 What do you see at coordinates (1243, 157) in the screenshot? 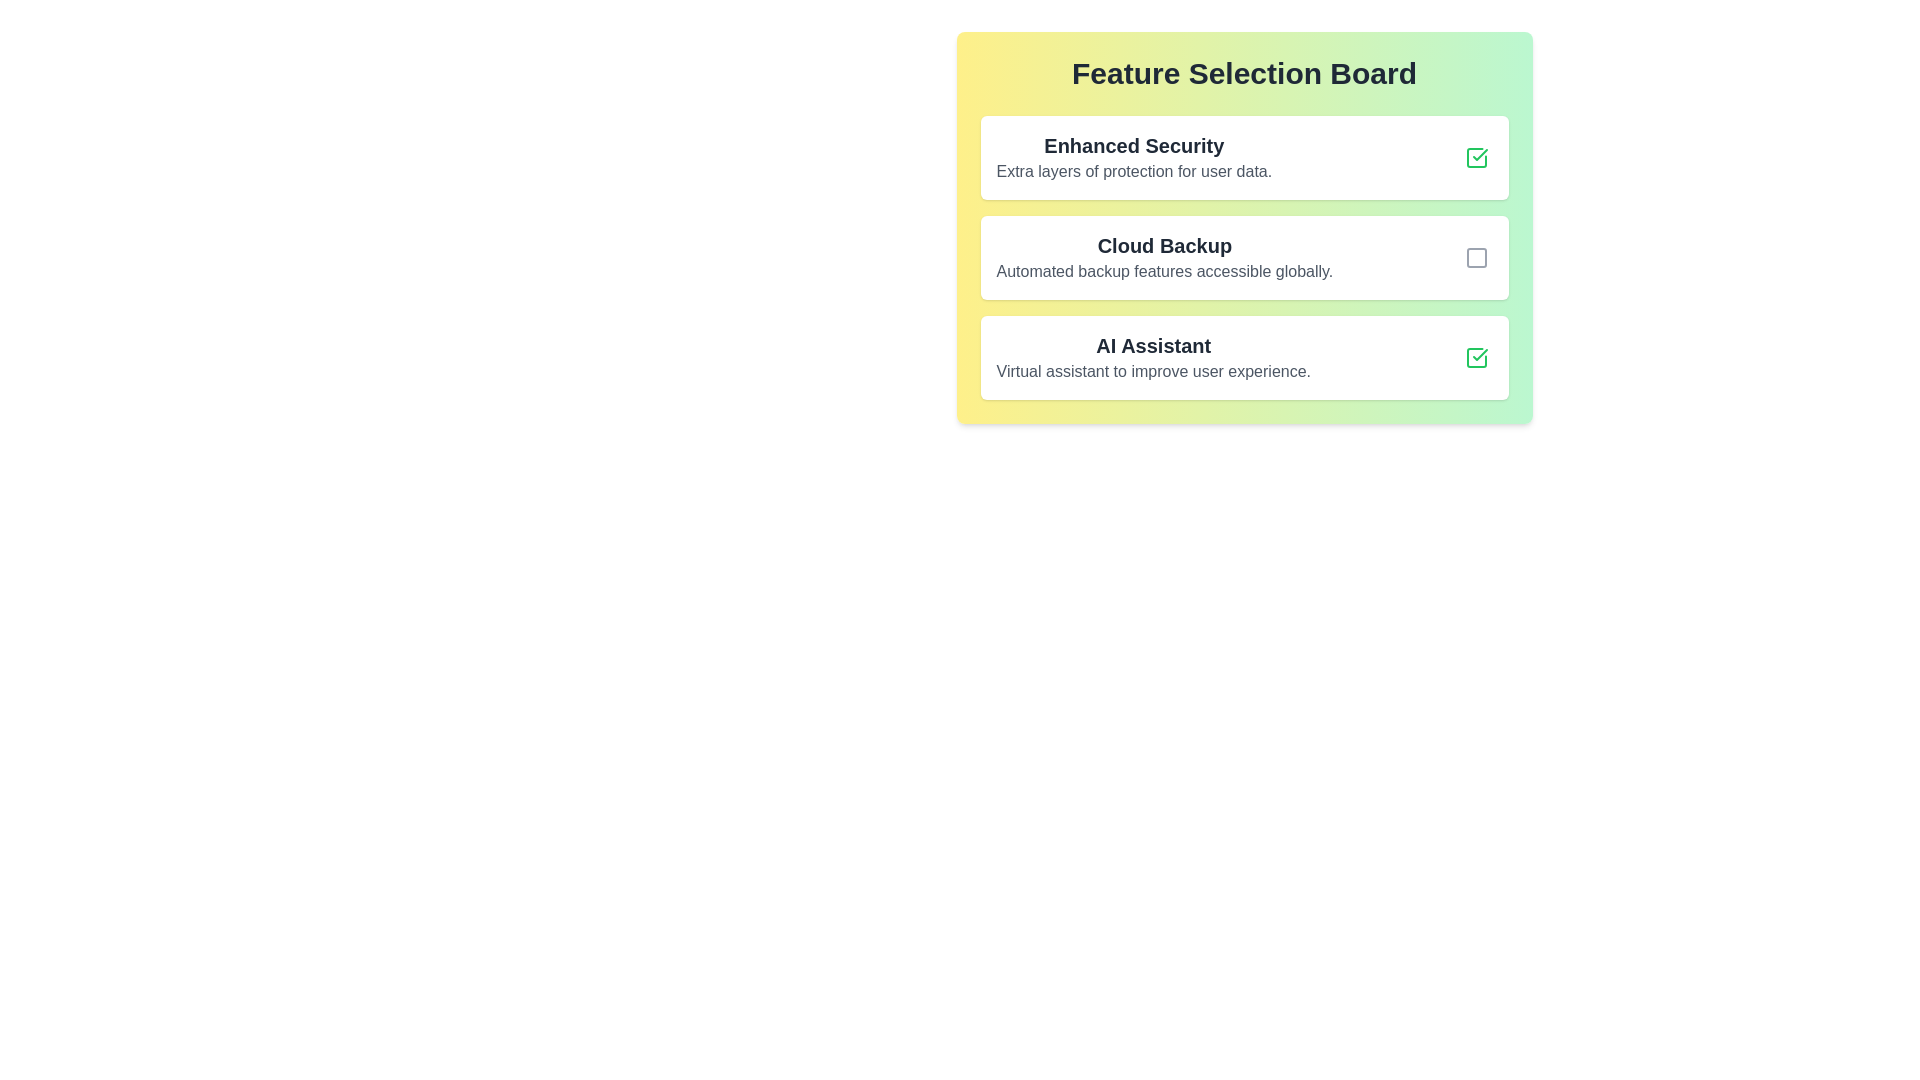
I see `the 'Enhanced Security' list item with selection indicator` at bounding box center [1243, 157].